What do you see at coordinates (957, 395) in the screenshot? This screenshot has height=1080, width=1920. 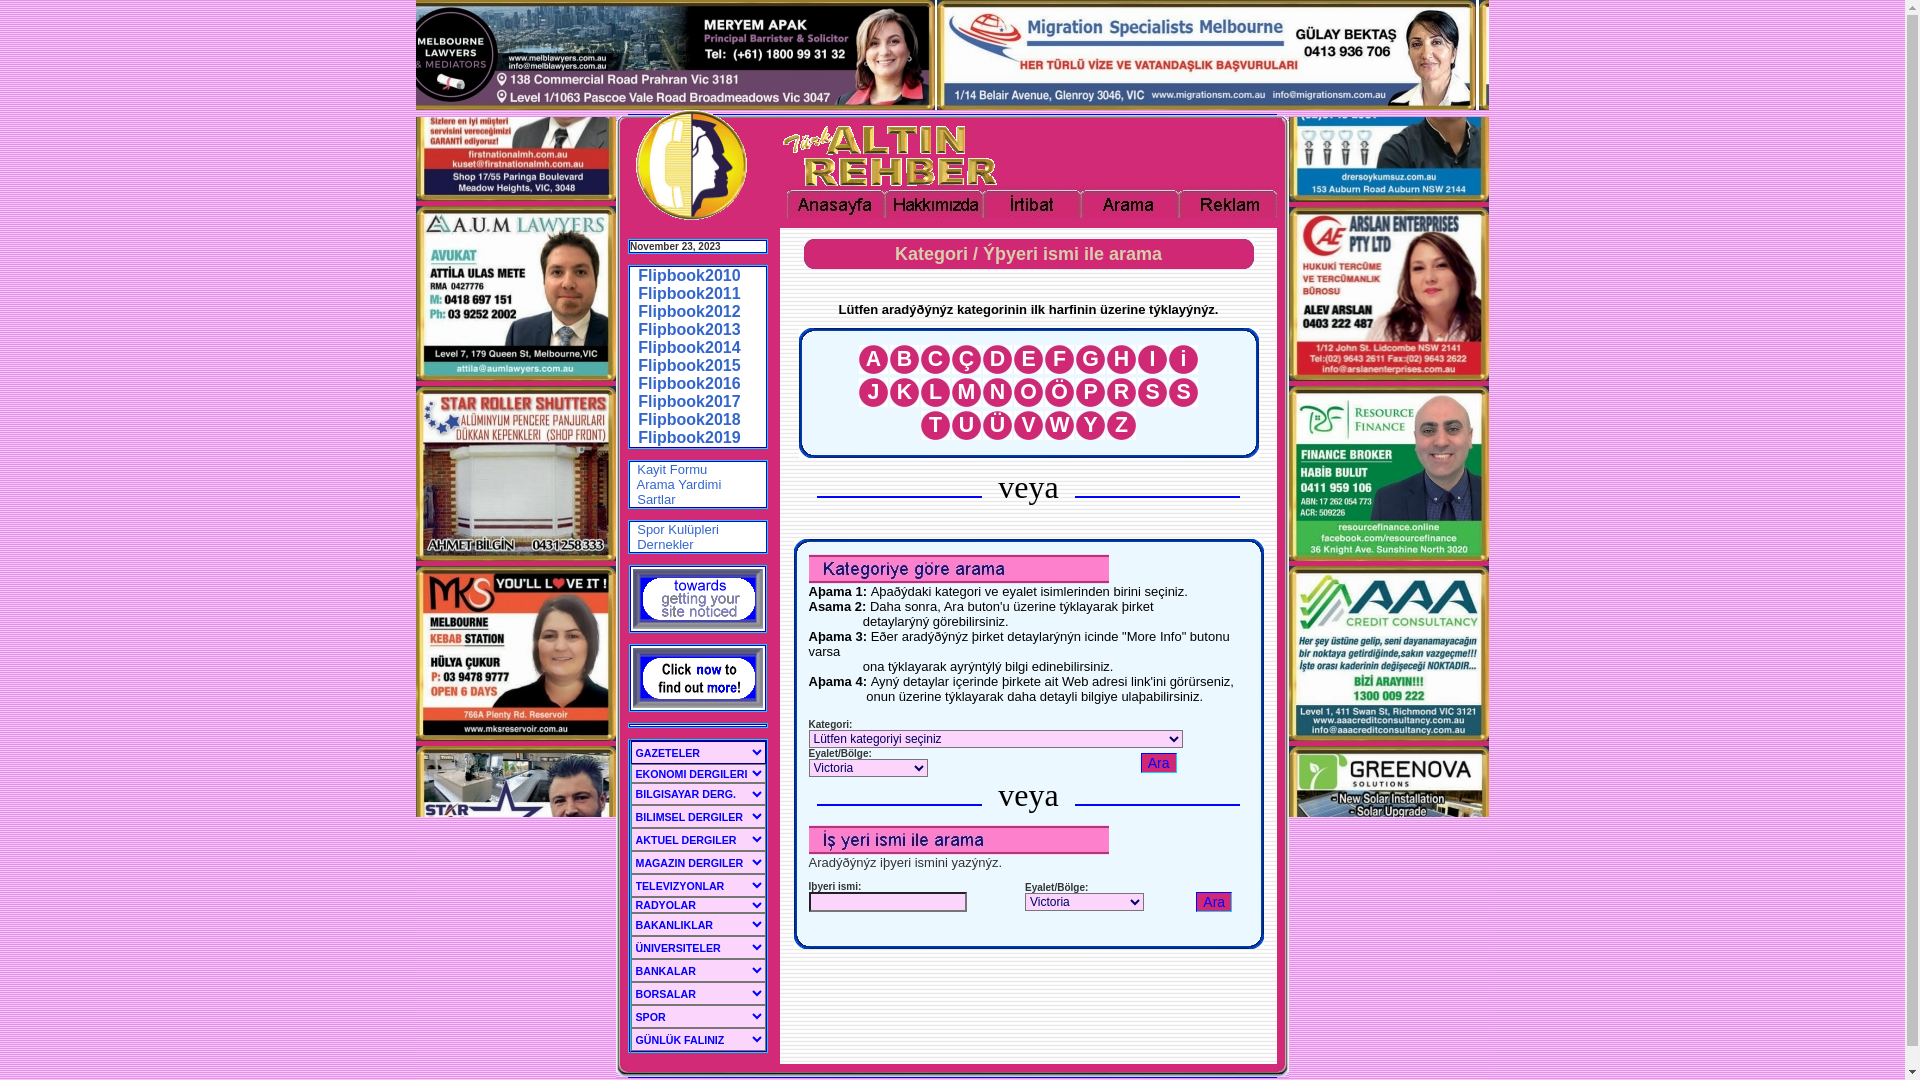 I see `'M'` at bounding box center [957, 395].